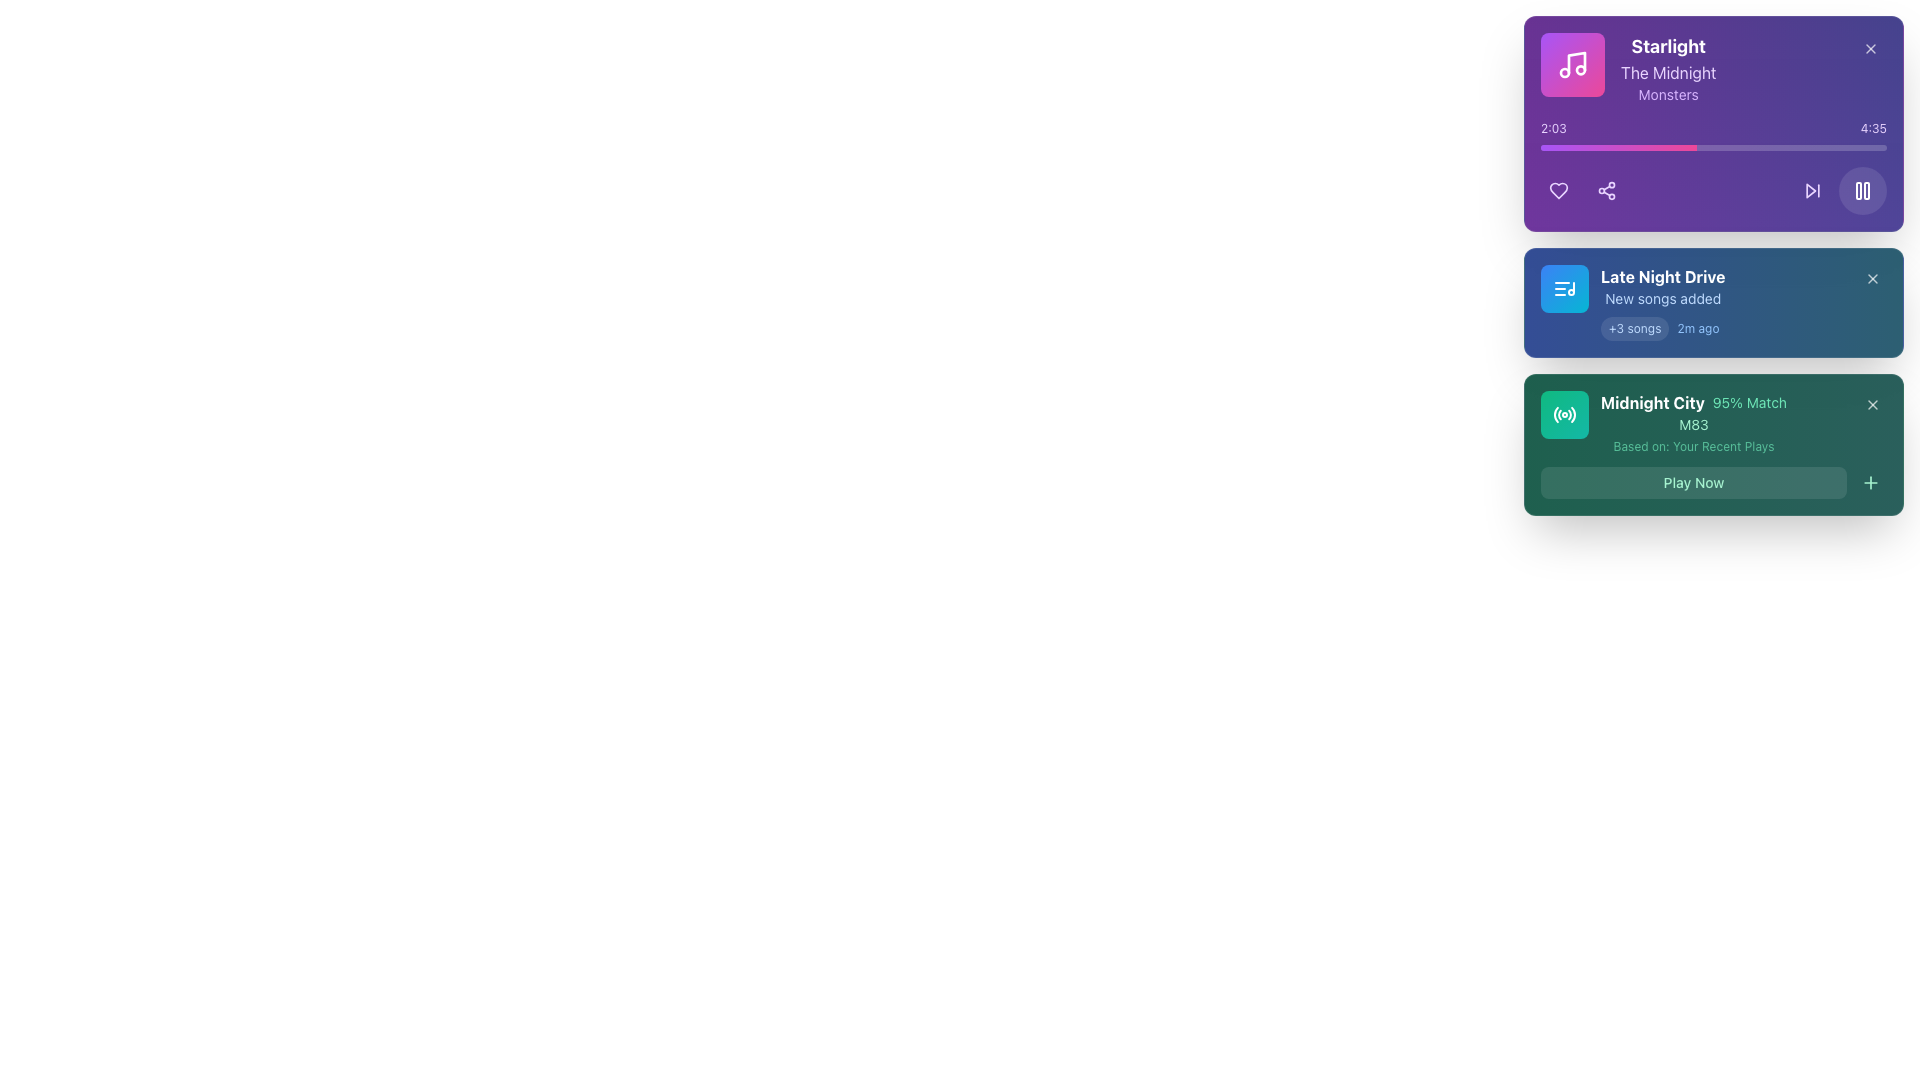 The width and height of the screenshot is (1920, 1080). What do you see at coordinates (1871, 405) in the screenshot?
I see `the button located at the top-right corner of the green card labeled 'Midnight City'` at bounding box center [1871, 405].